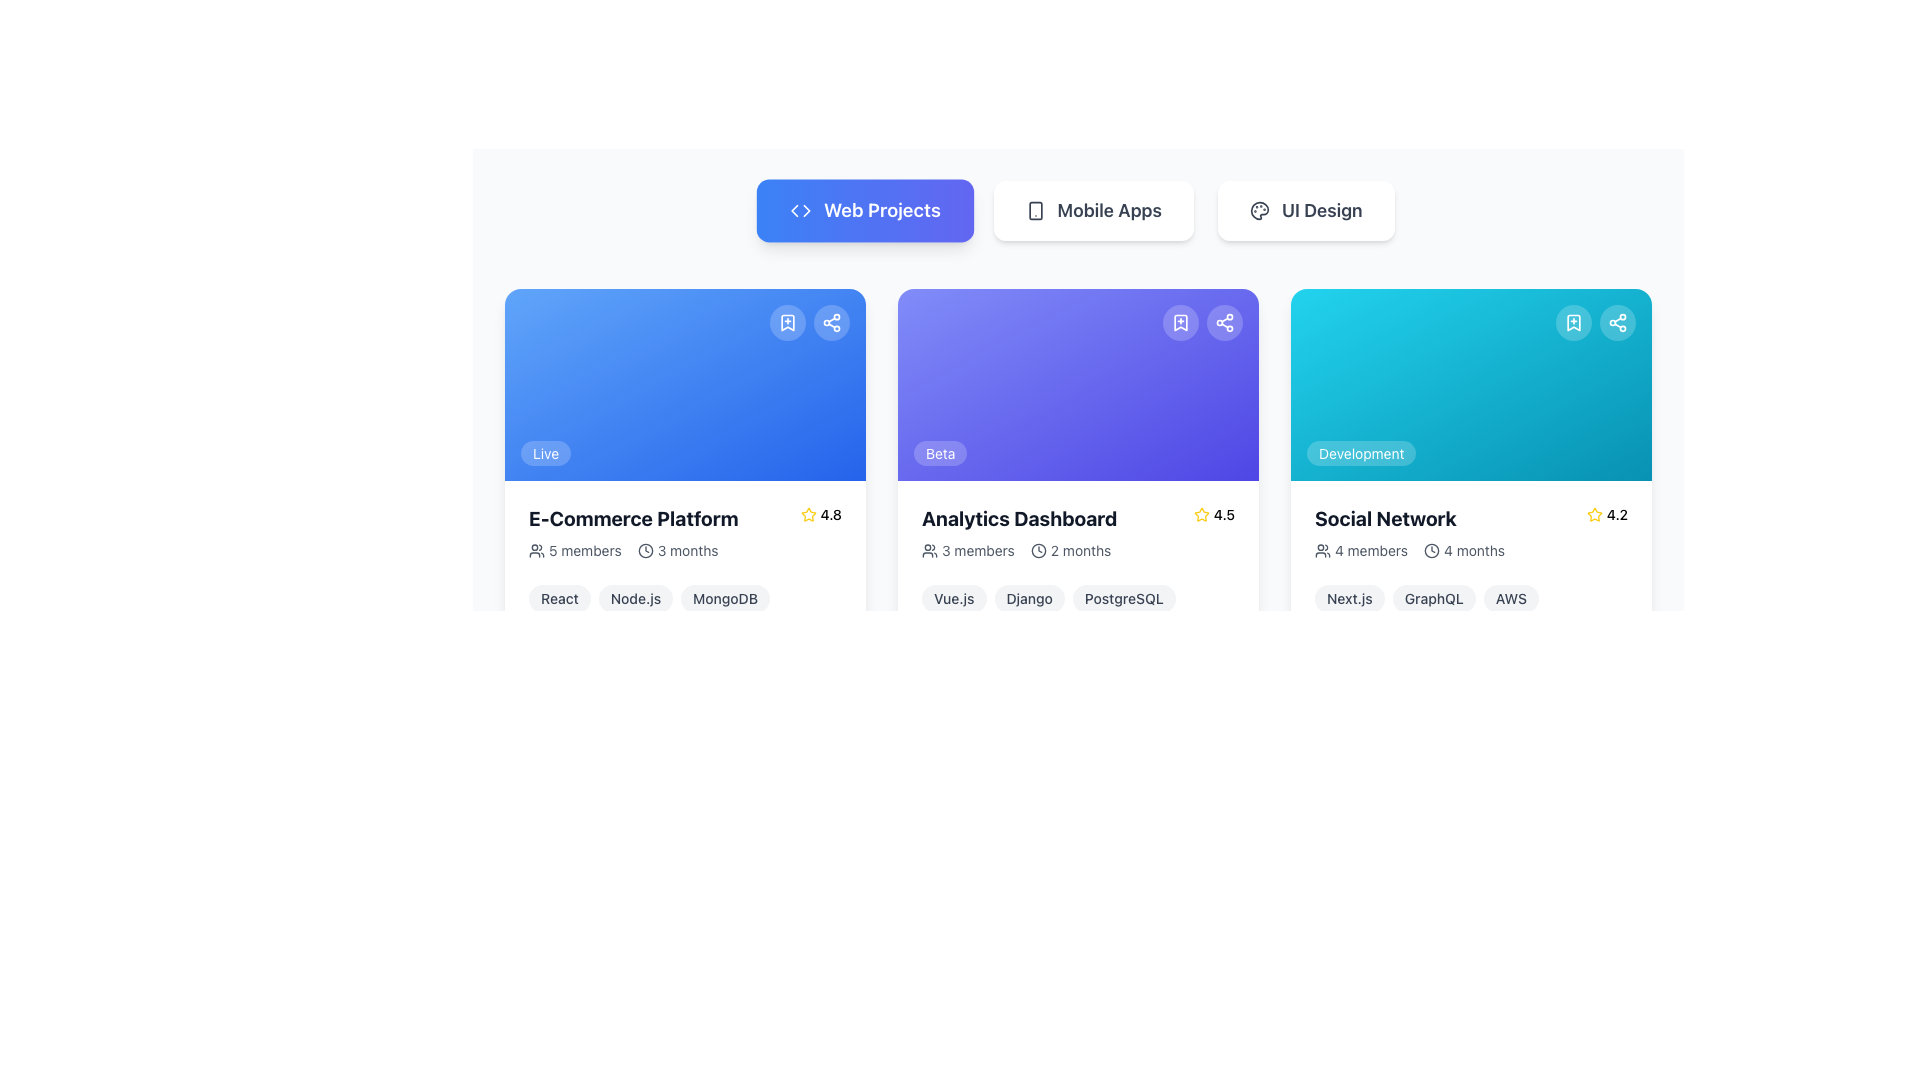  What do you see at coordinates (786, 322) in the screenshot?
I see `the bookmark IconButton located in the top-right corner of the 'E-Commerce Platform' card` at bounding box center [786, 322].